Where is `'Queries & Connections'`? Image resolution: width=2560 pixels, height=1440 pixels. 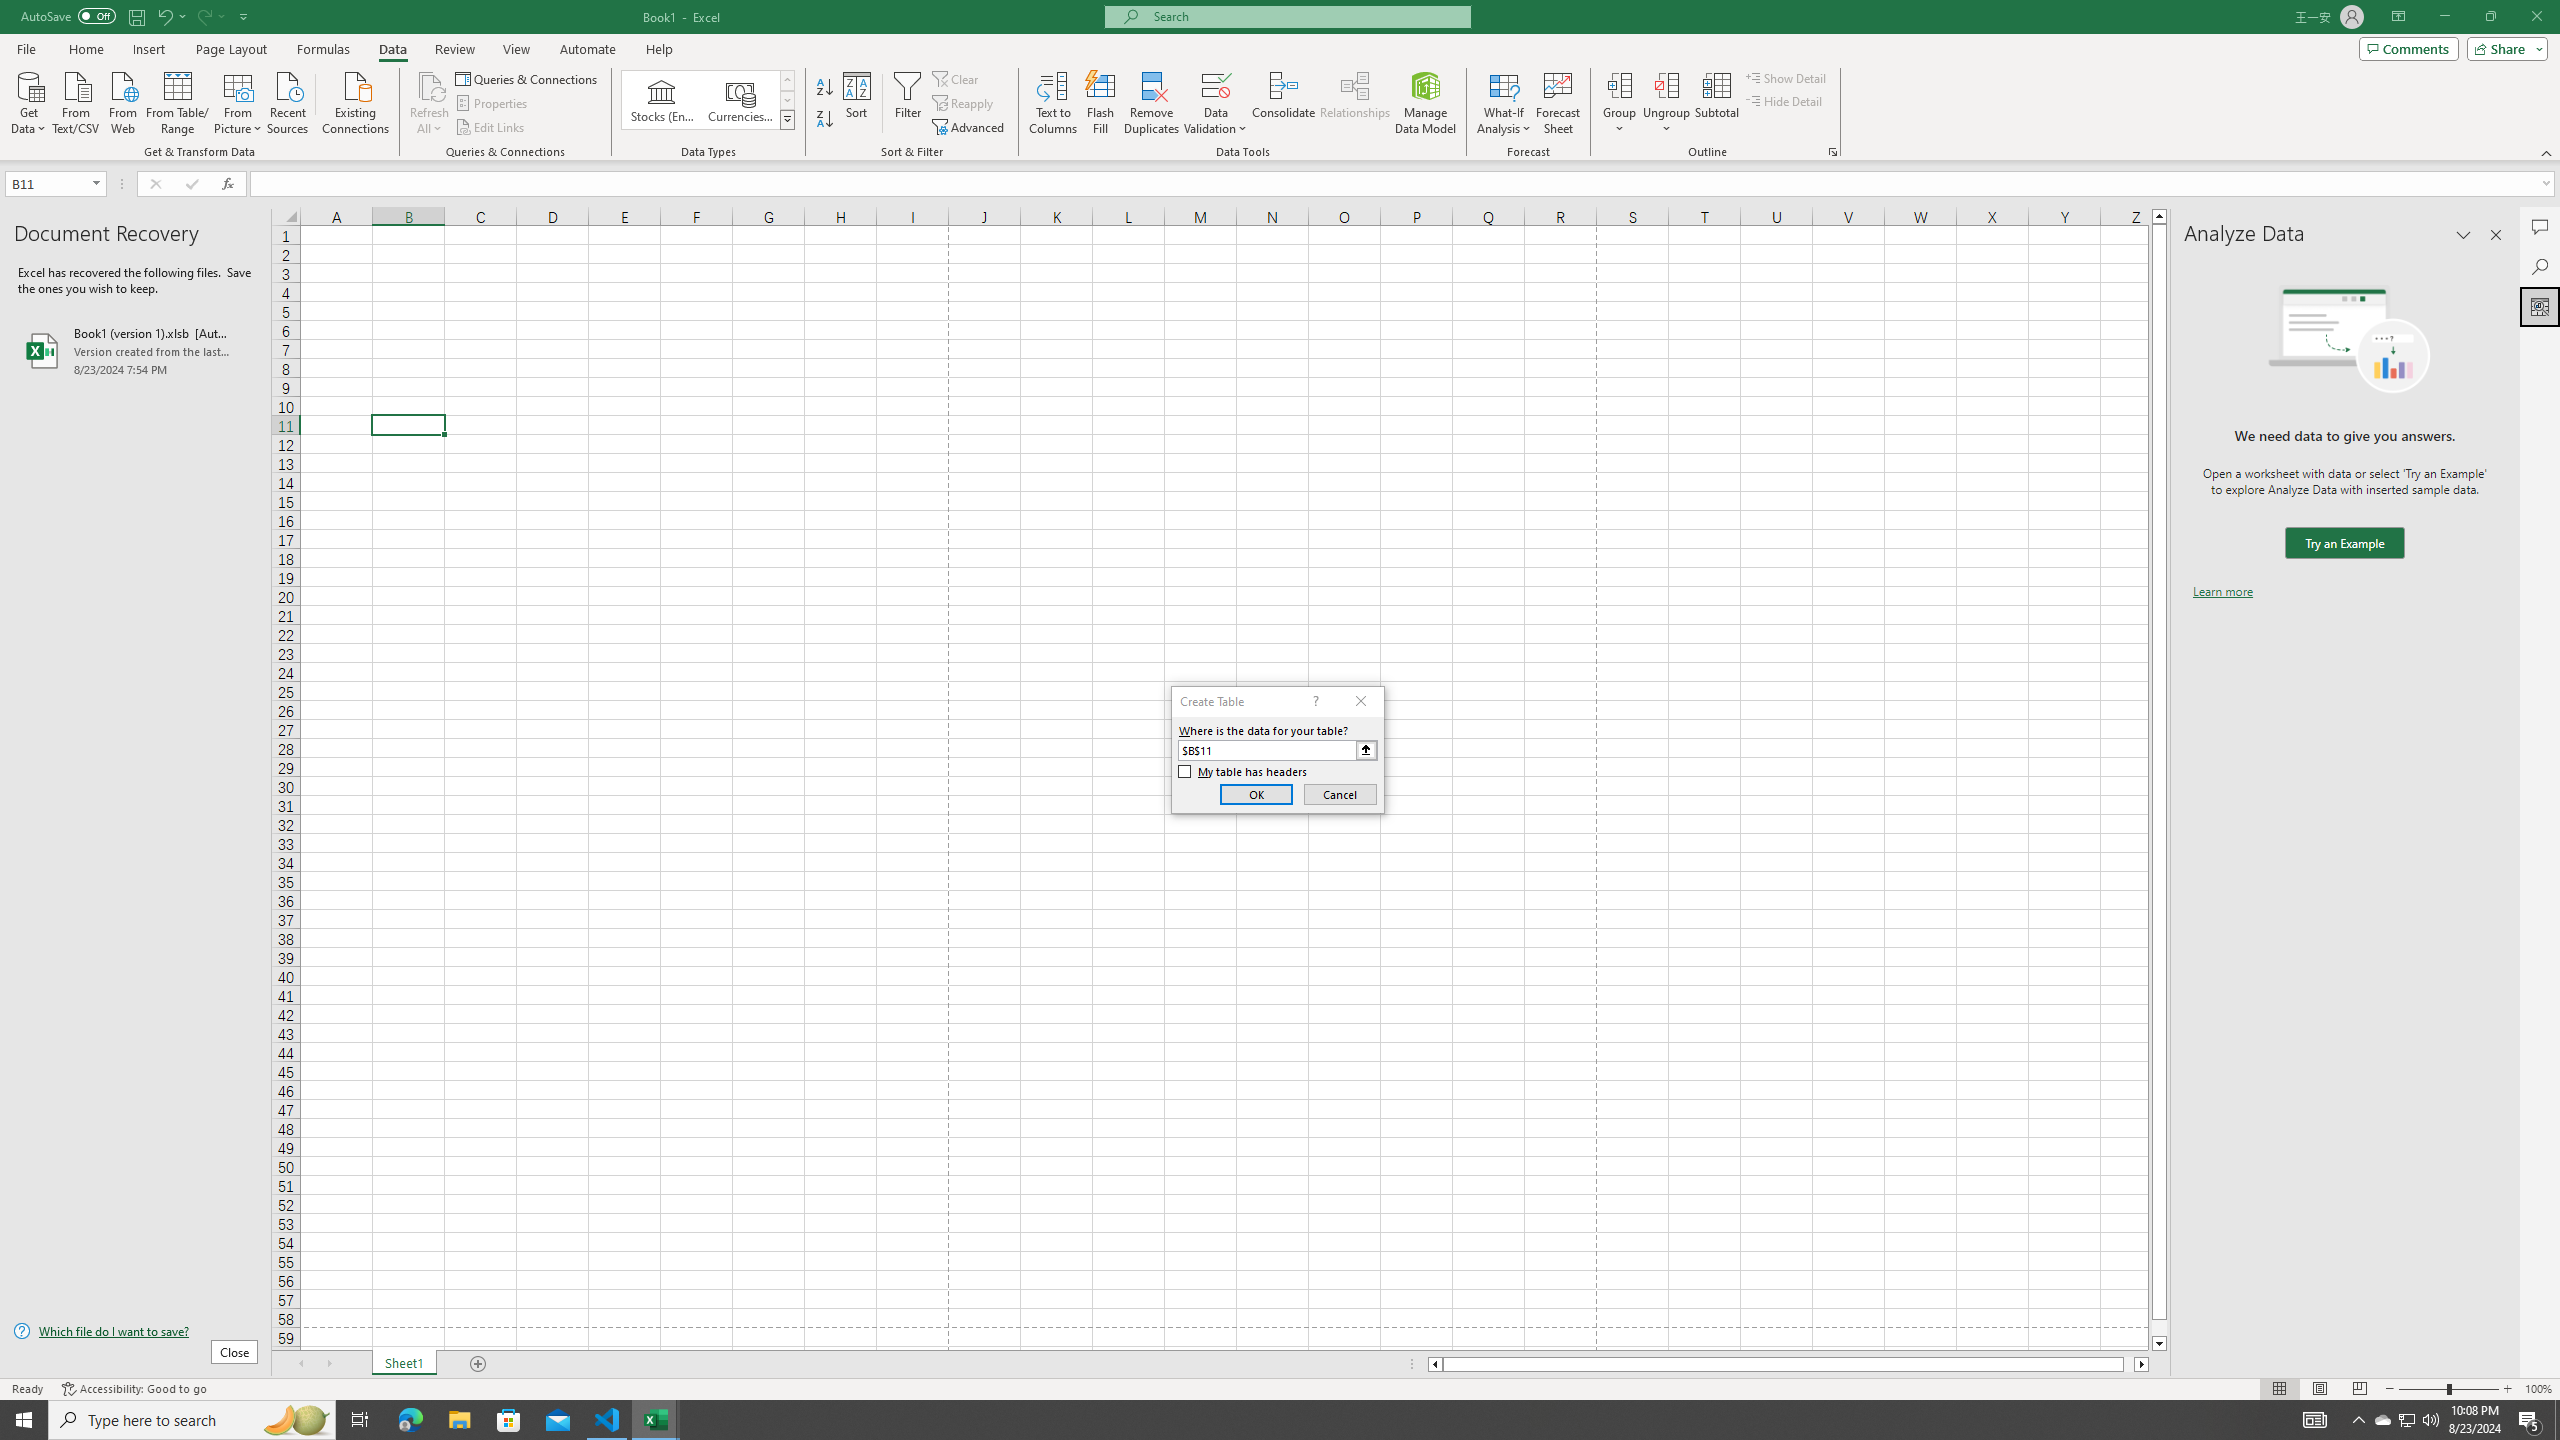 'Queries & Connections' is located at coordinates (527, 78).